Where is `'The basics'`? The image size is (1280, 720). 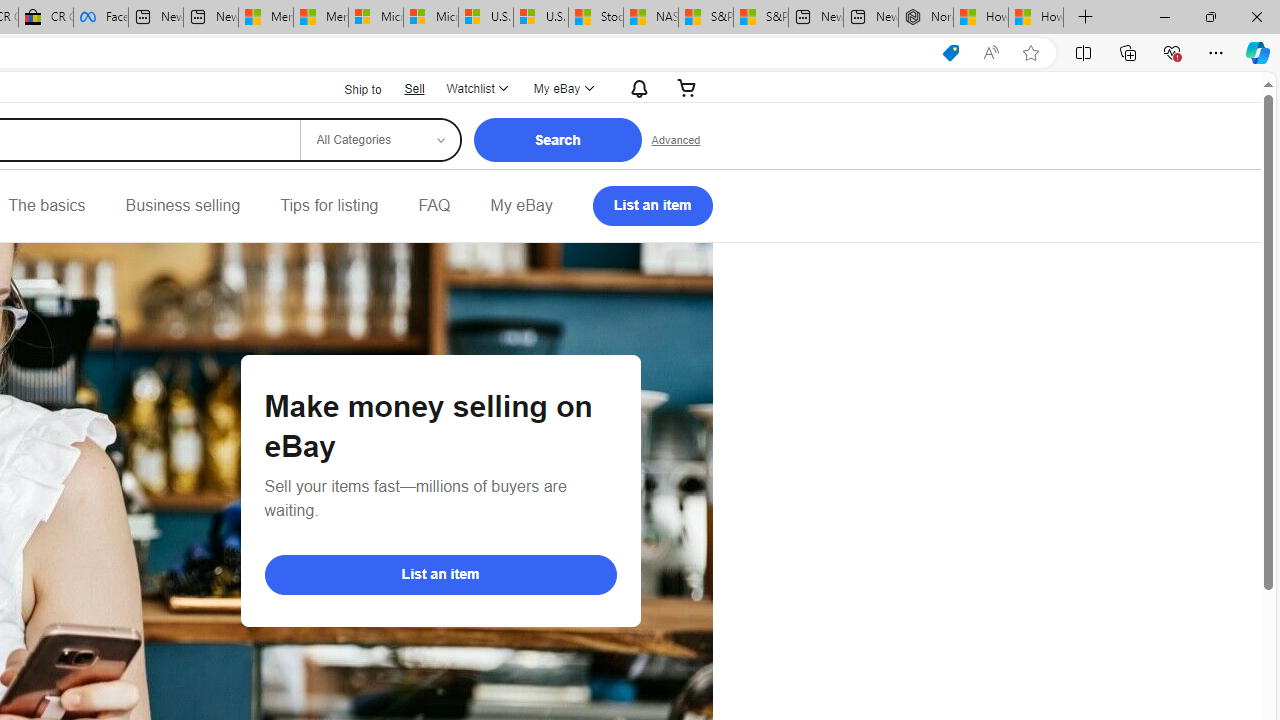 'The basics' is located at coordinates (46, 205).